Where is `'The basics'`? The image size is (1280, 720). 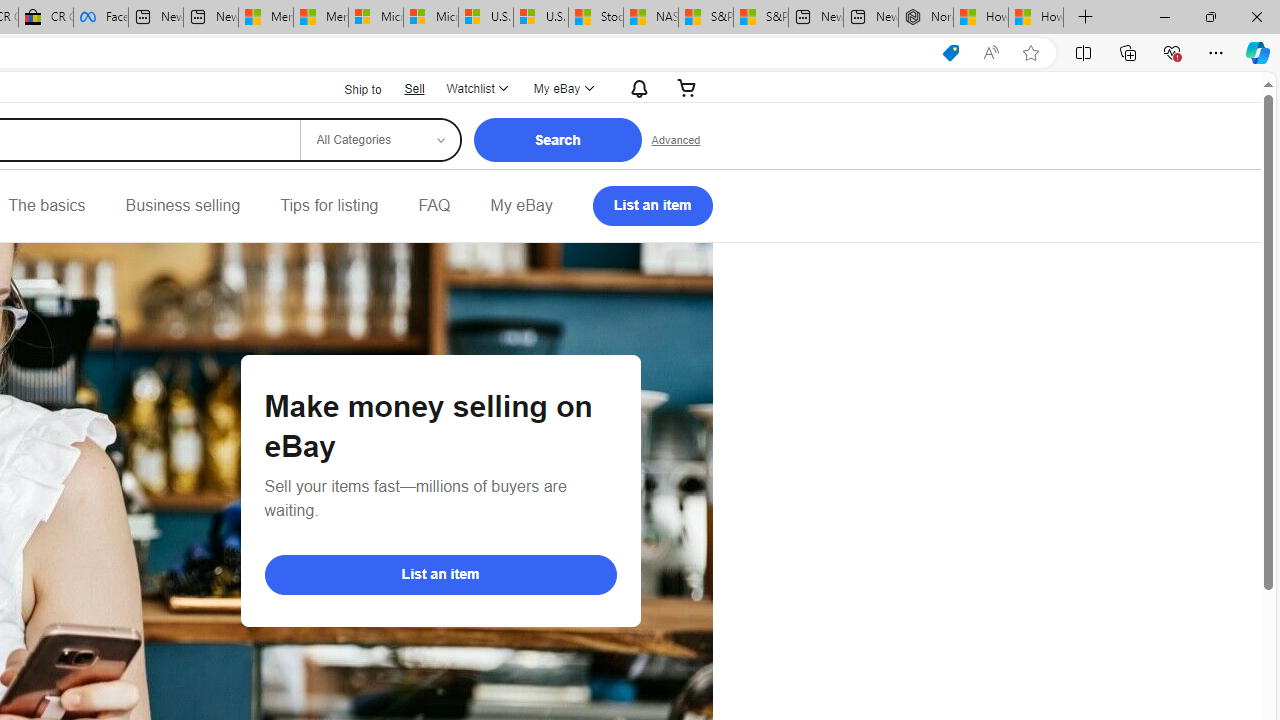 'The basics' is located at coordinates (46, 205).